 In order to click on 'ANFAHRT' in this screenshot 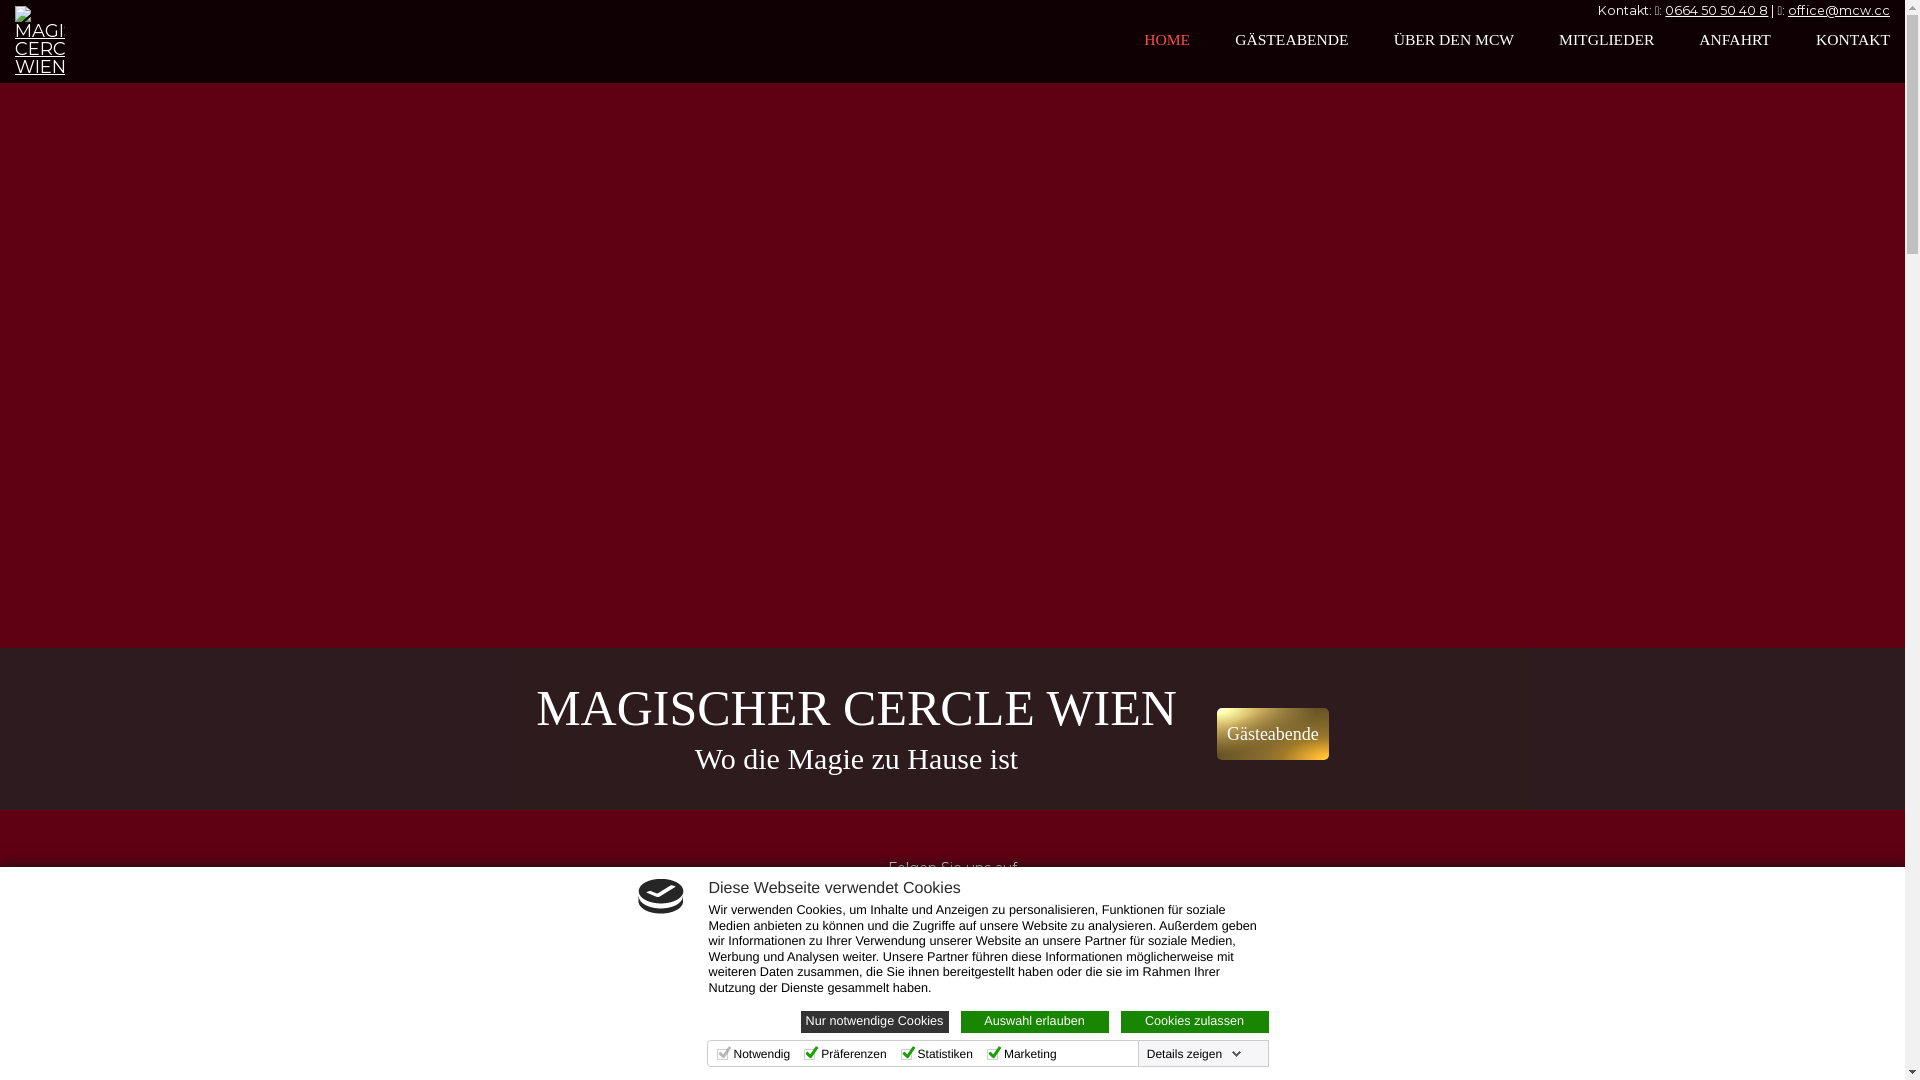, I will do `click(1698, 40)`.